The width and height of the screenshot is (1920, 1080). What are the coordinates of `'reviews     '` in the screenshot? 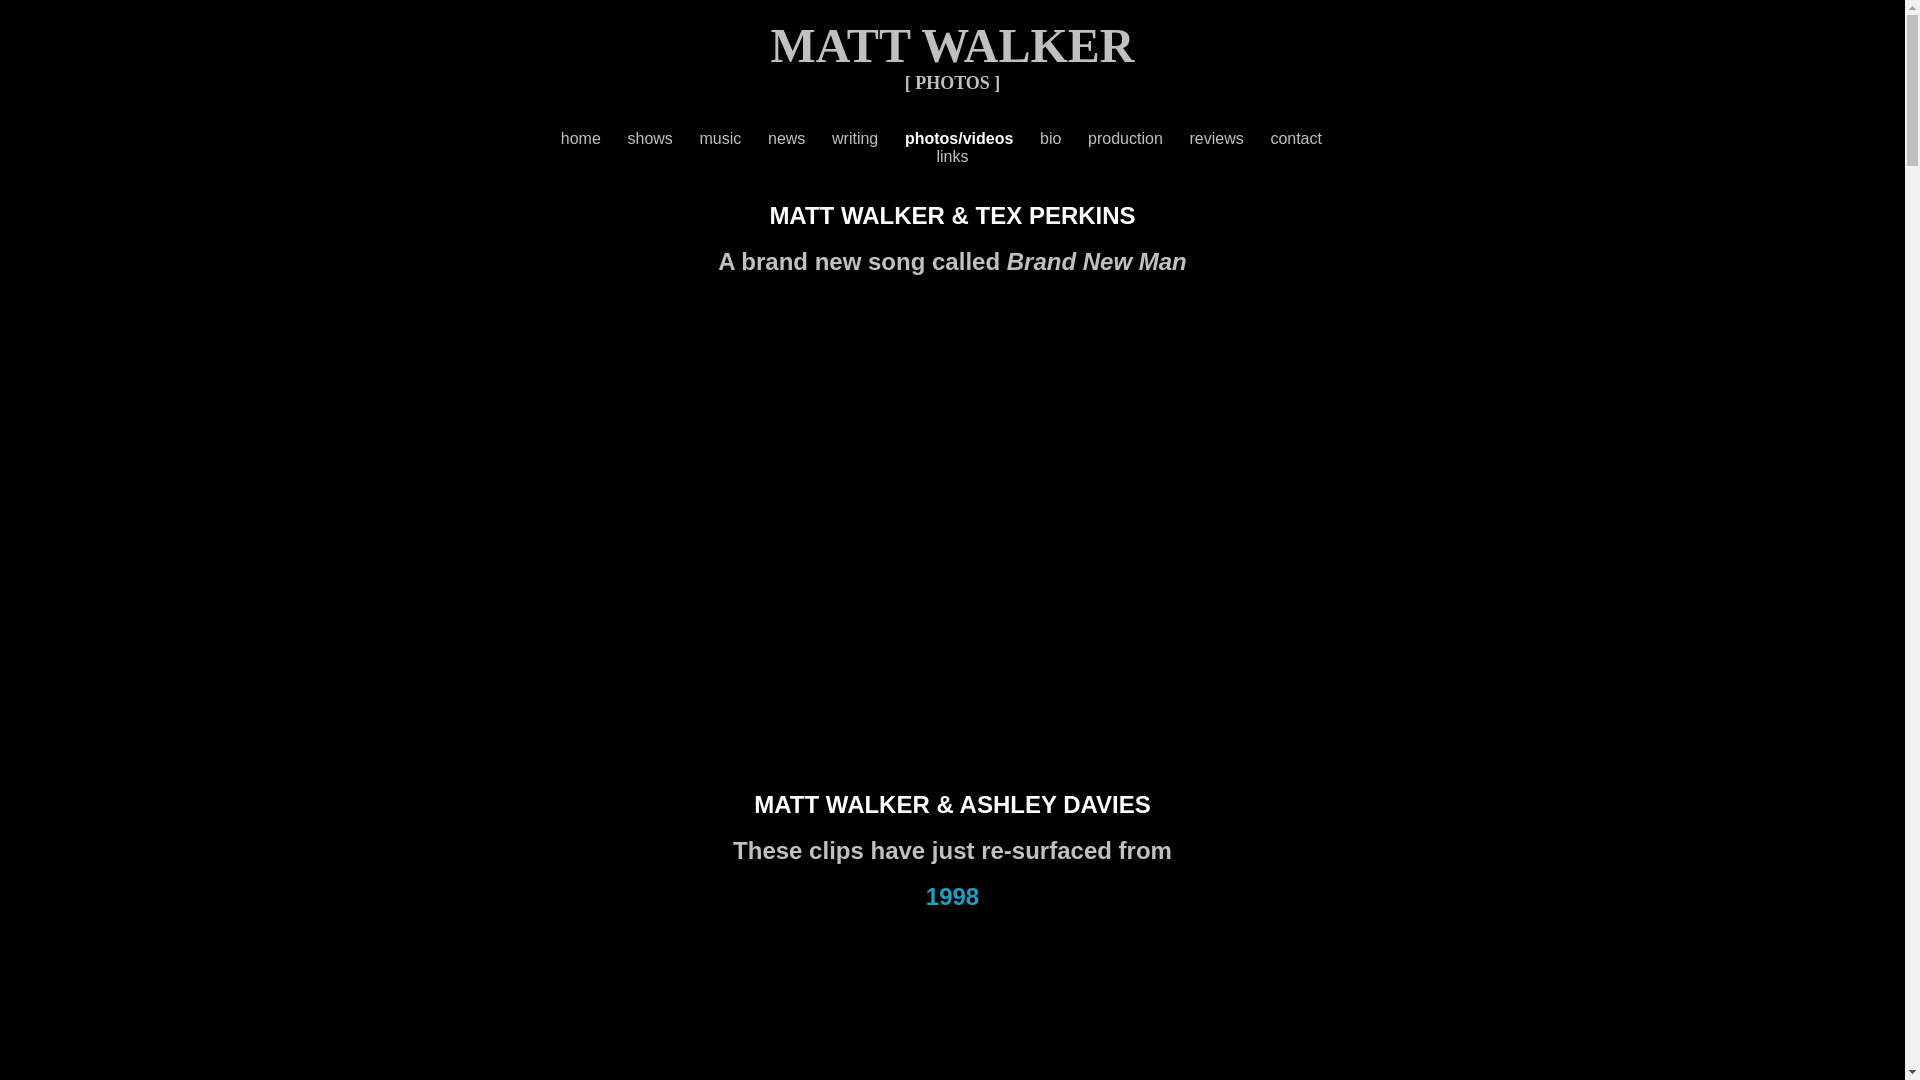 It's located at (1228, 137).